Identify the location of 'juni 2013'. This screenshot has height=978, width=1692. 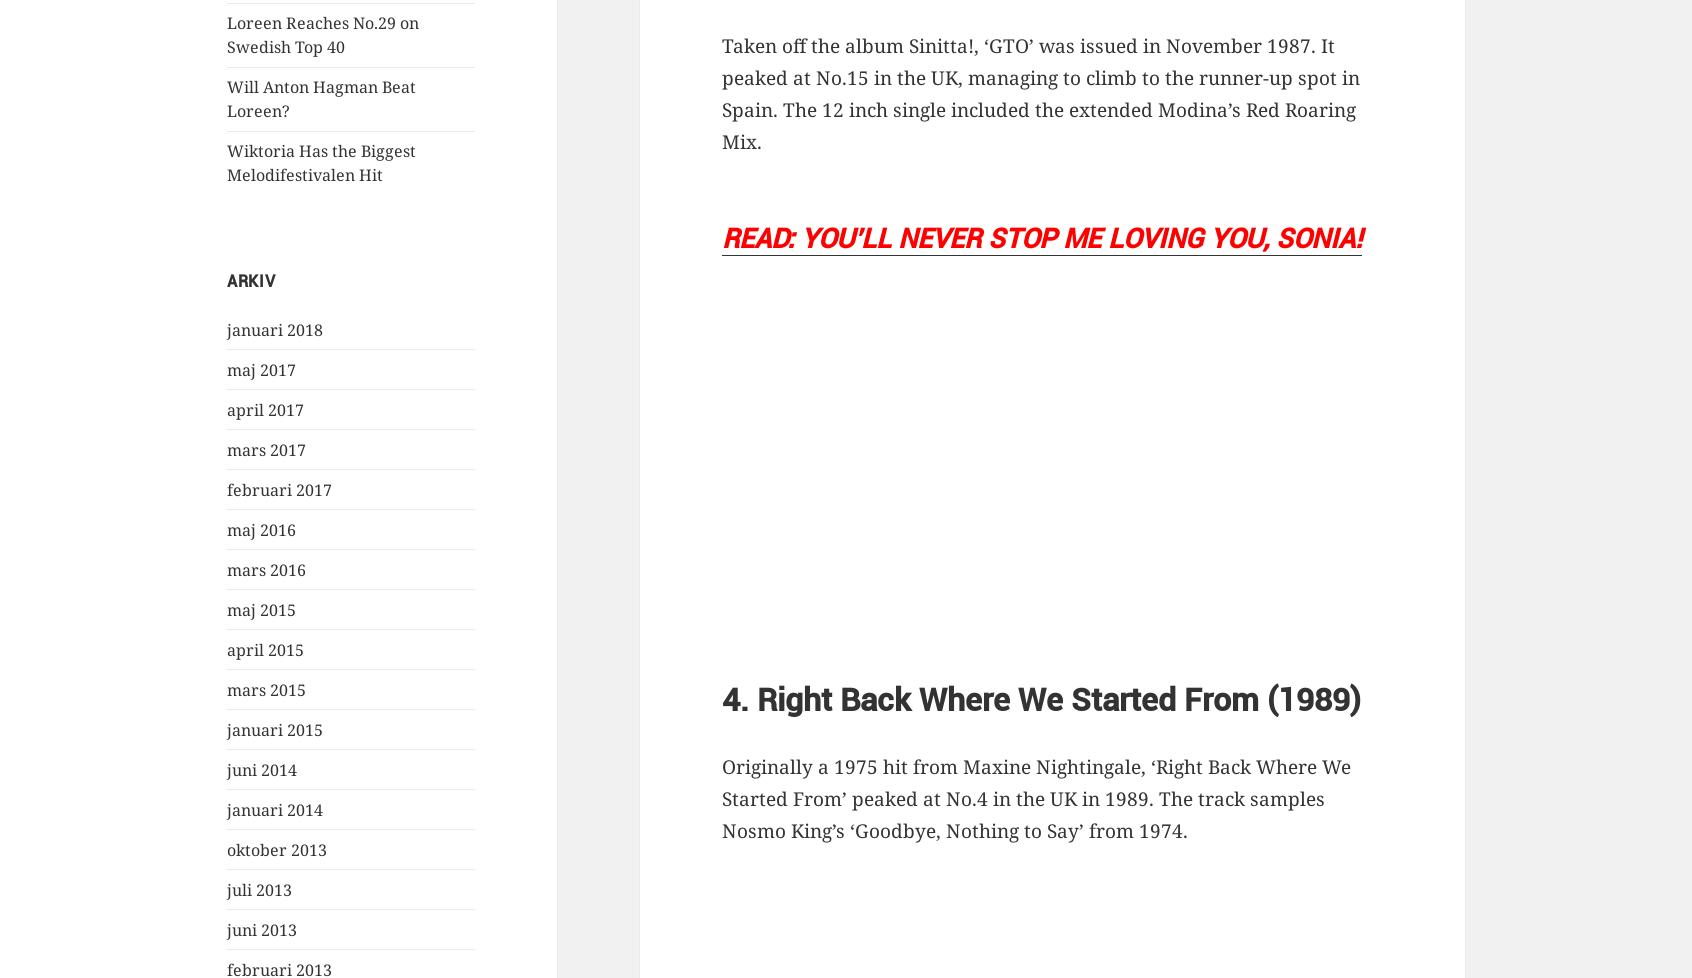
(261, 928).